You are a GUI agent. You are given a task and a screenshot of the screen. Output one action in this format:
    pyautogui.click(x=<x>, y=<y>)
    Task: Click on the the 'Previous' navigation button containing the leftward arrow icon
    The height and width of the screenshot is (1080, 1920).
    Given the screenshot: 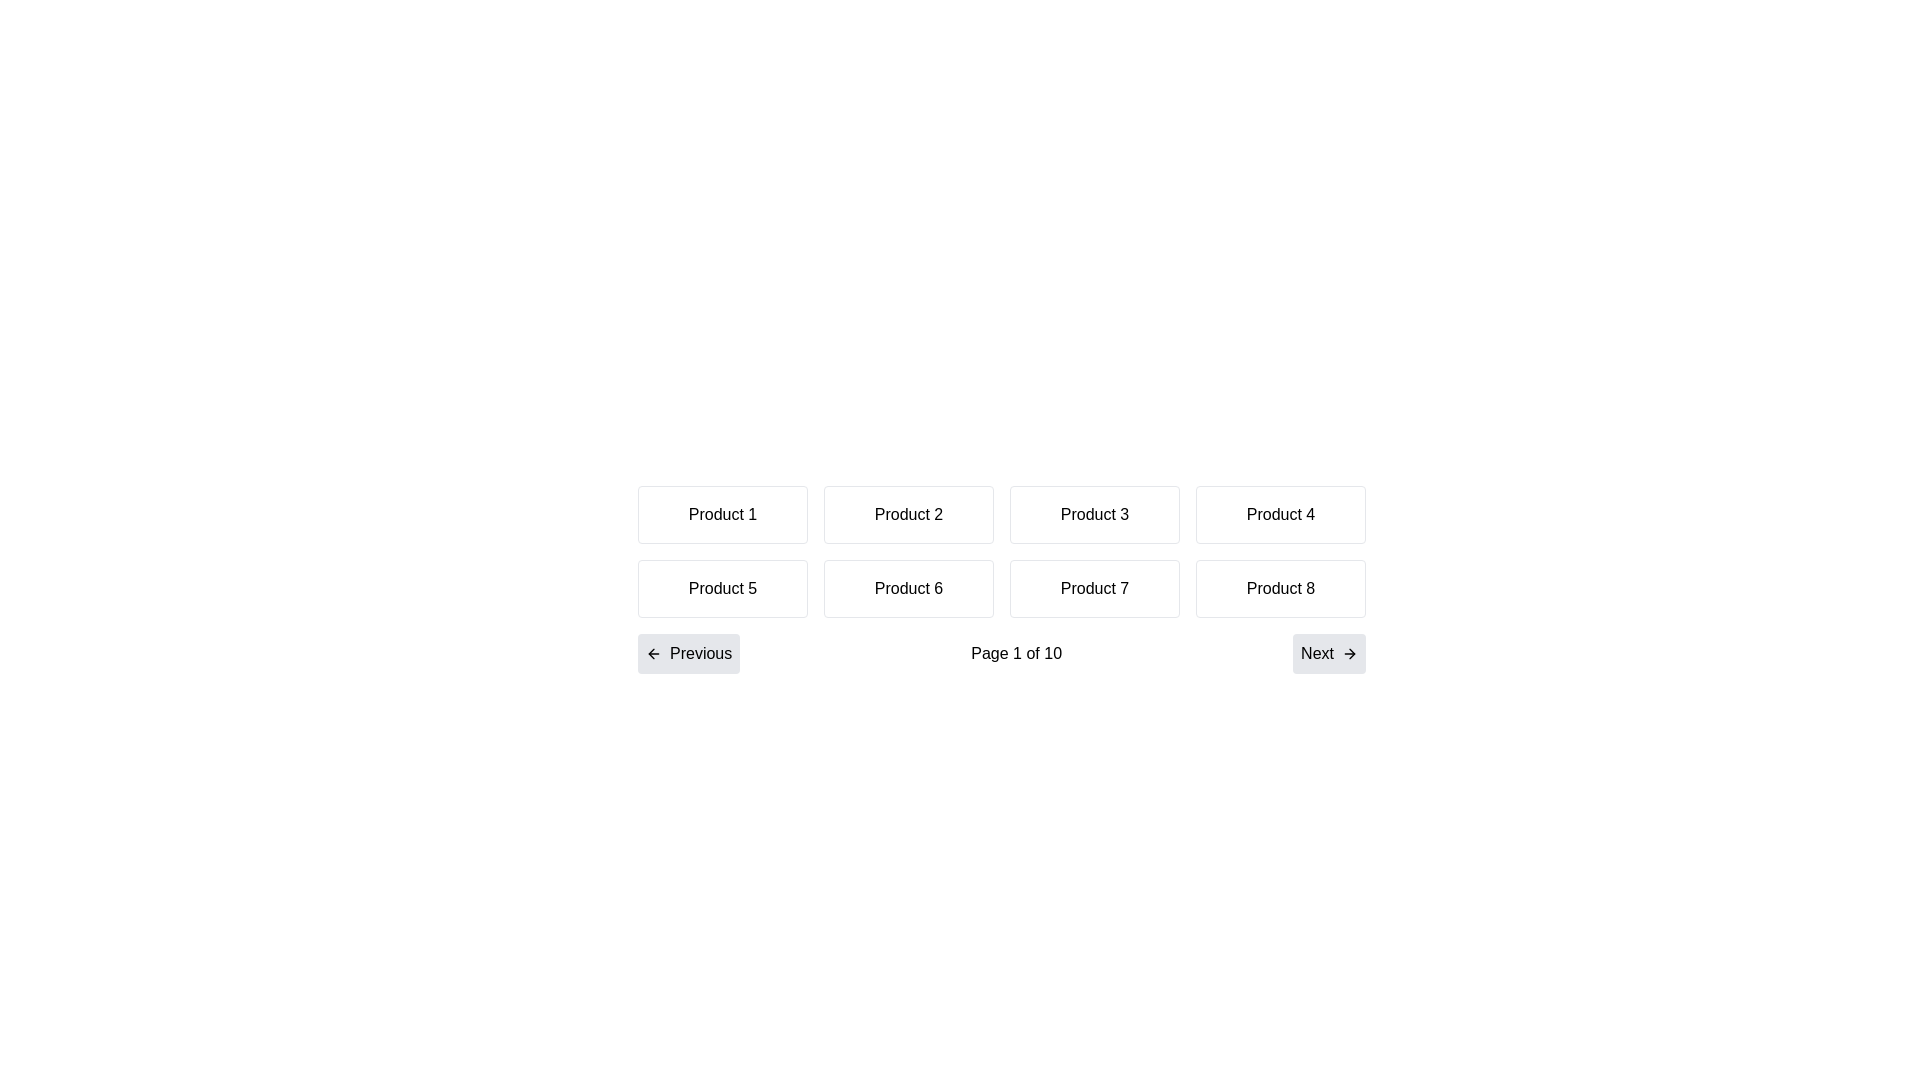 What is the action you would take?
    pyautogui.click(x=653, y=654)
    